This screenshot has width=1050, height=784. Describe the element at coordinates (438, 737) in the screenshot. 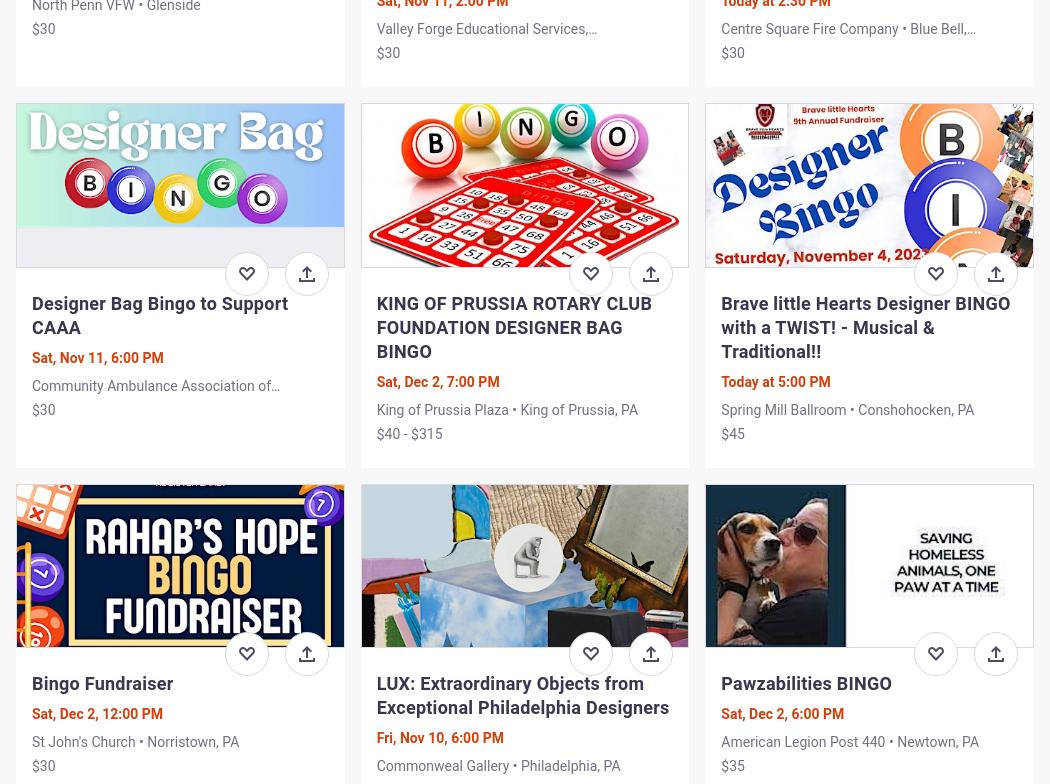

I see `'Fri, Nov 10, 6:00 PM'` at that location.